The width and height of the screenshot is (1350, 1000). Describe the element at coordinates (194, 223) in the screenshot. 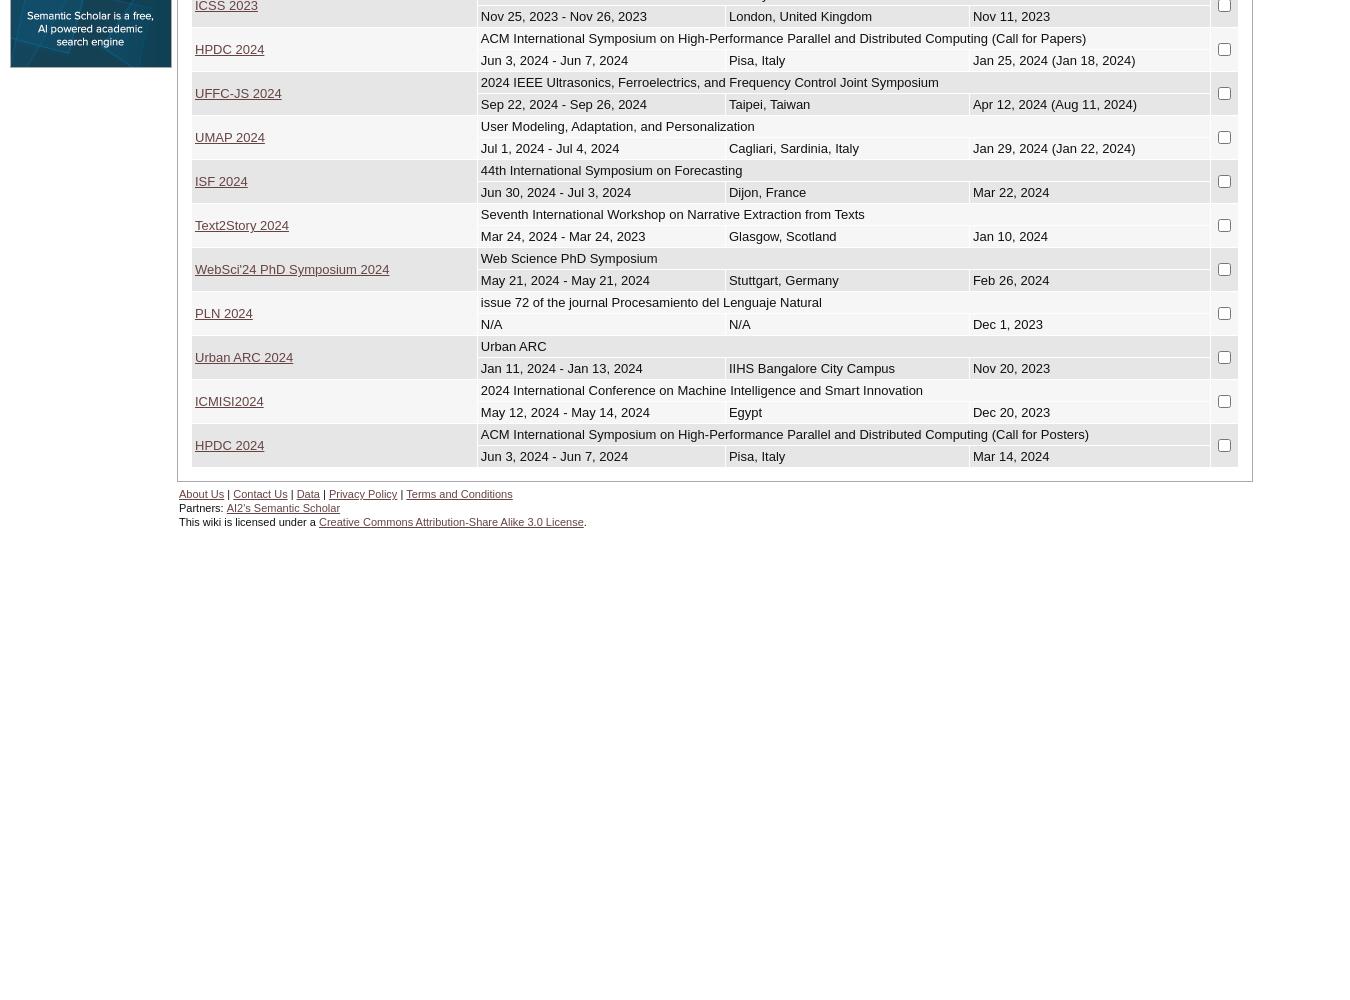

I see `'Text2Story 2024'` at that location.